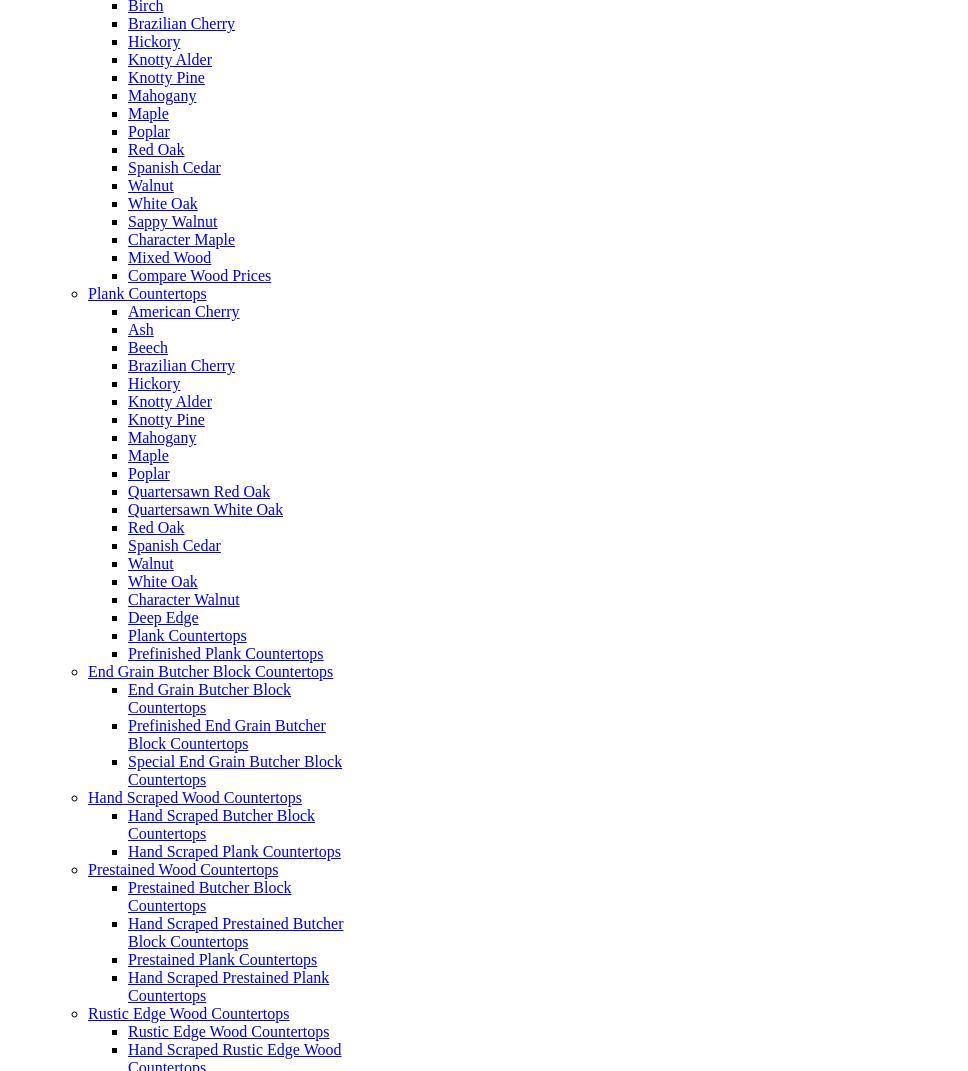 This screenshot has width=968, height=1071. What do you see at coordinates (227, 985) in the screenshot?
I see `'Hand Scraped Prestained Plank Countertops'` at bounding box center [227, 985].